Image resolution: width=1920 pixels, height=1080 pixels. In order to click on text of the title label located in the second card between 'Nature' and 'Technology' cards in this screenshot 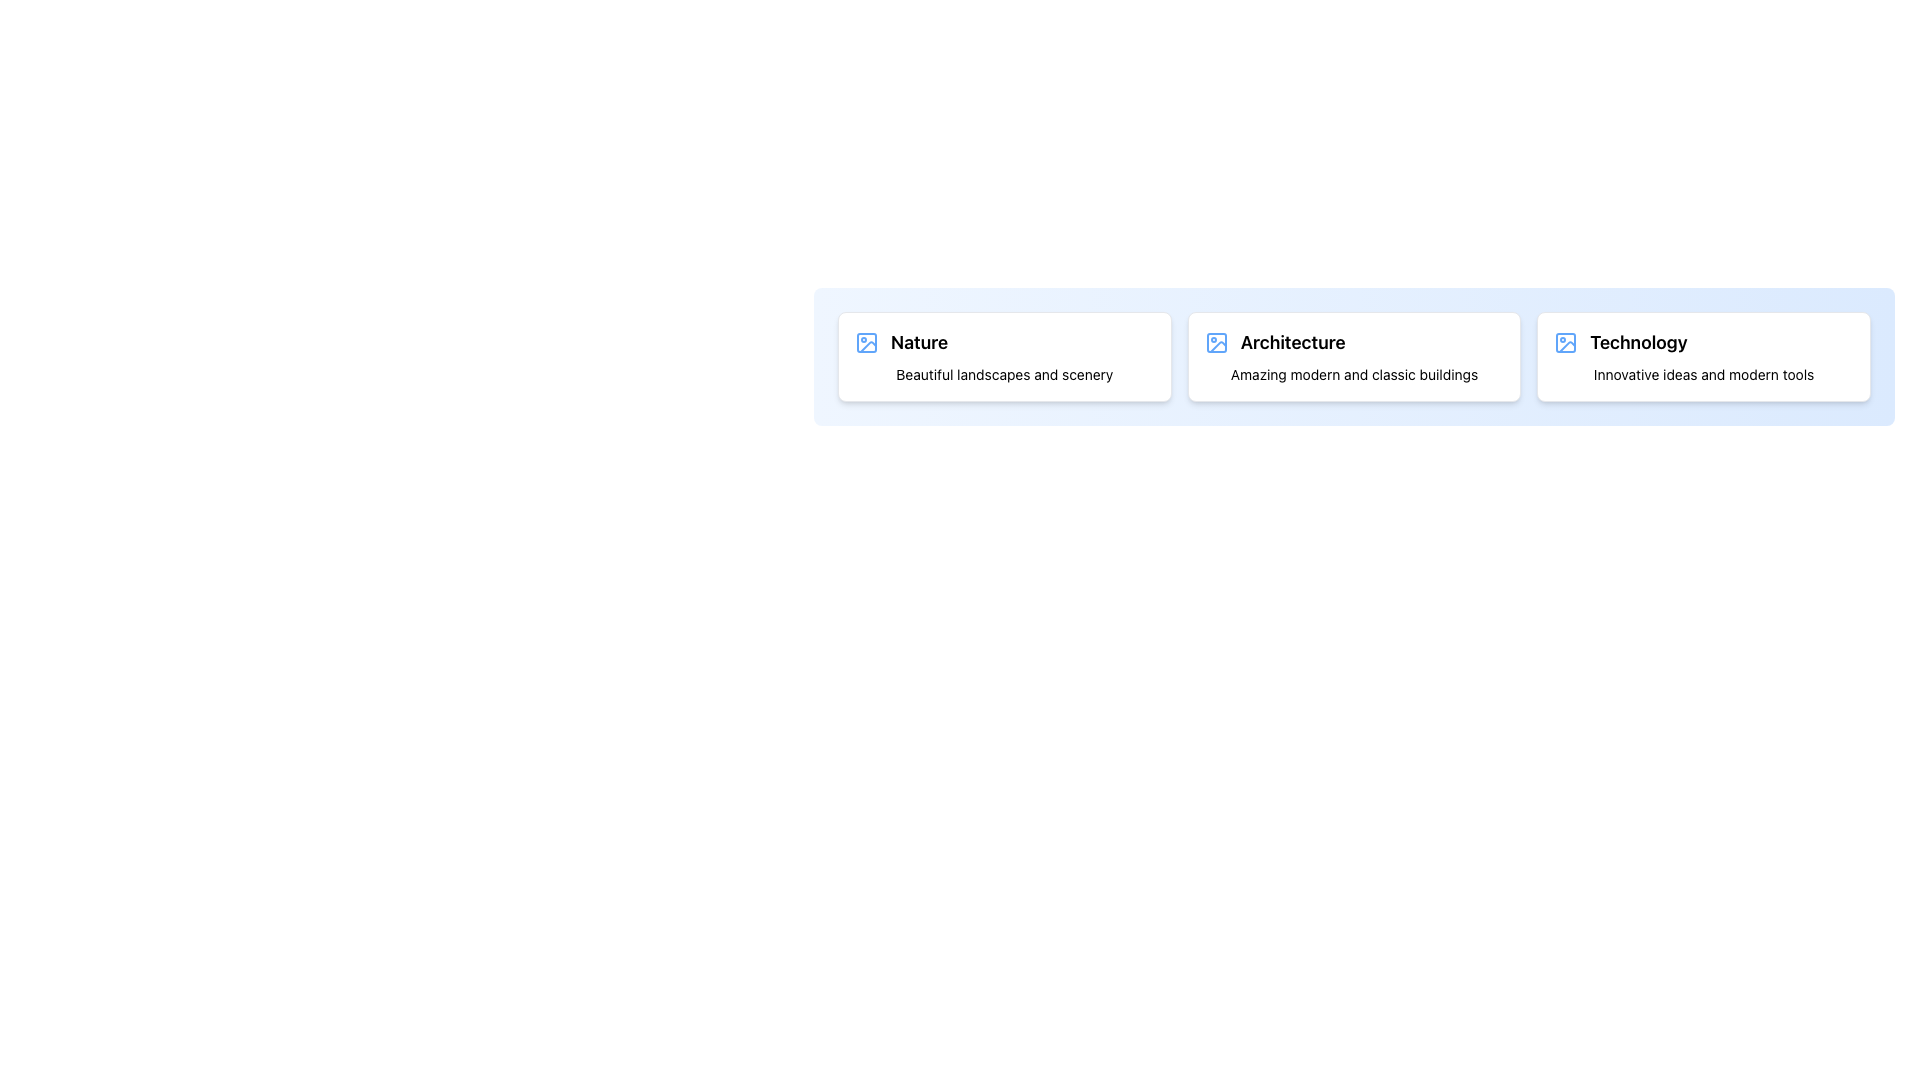, I will do `click(1293, 342)`.